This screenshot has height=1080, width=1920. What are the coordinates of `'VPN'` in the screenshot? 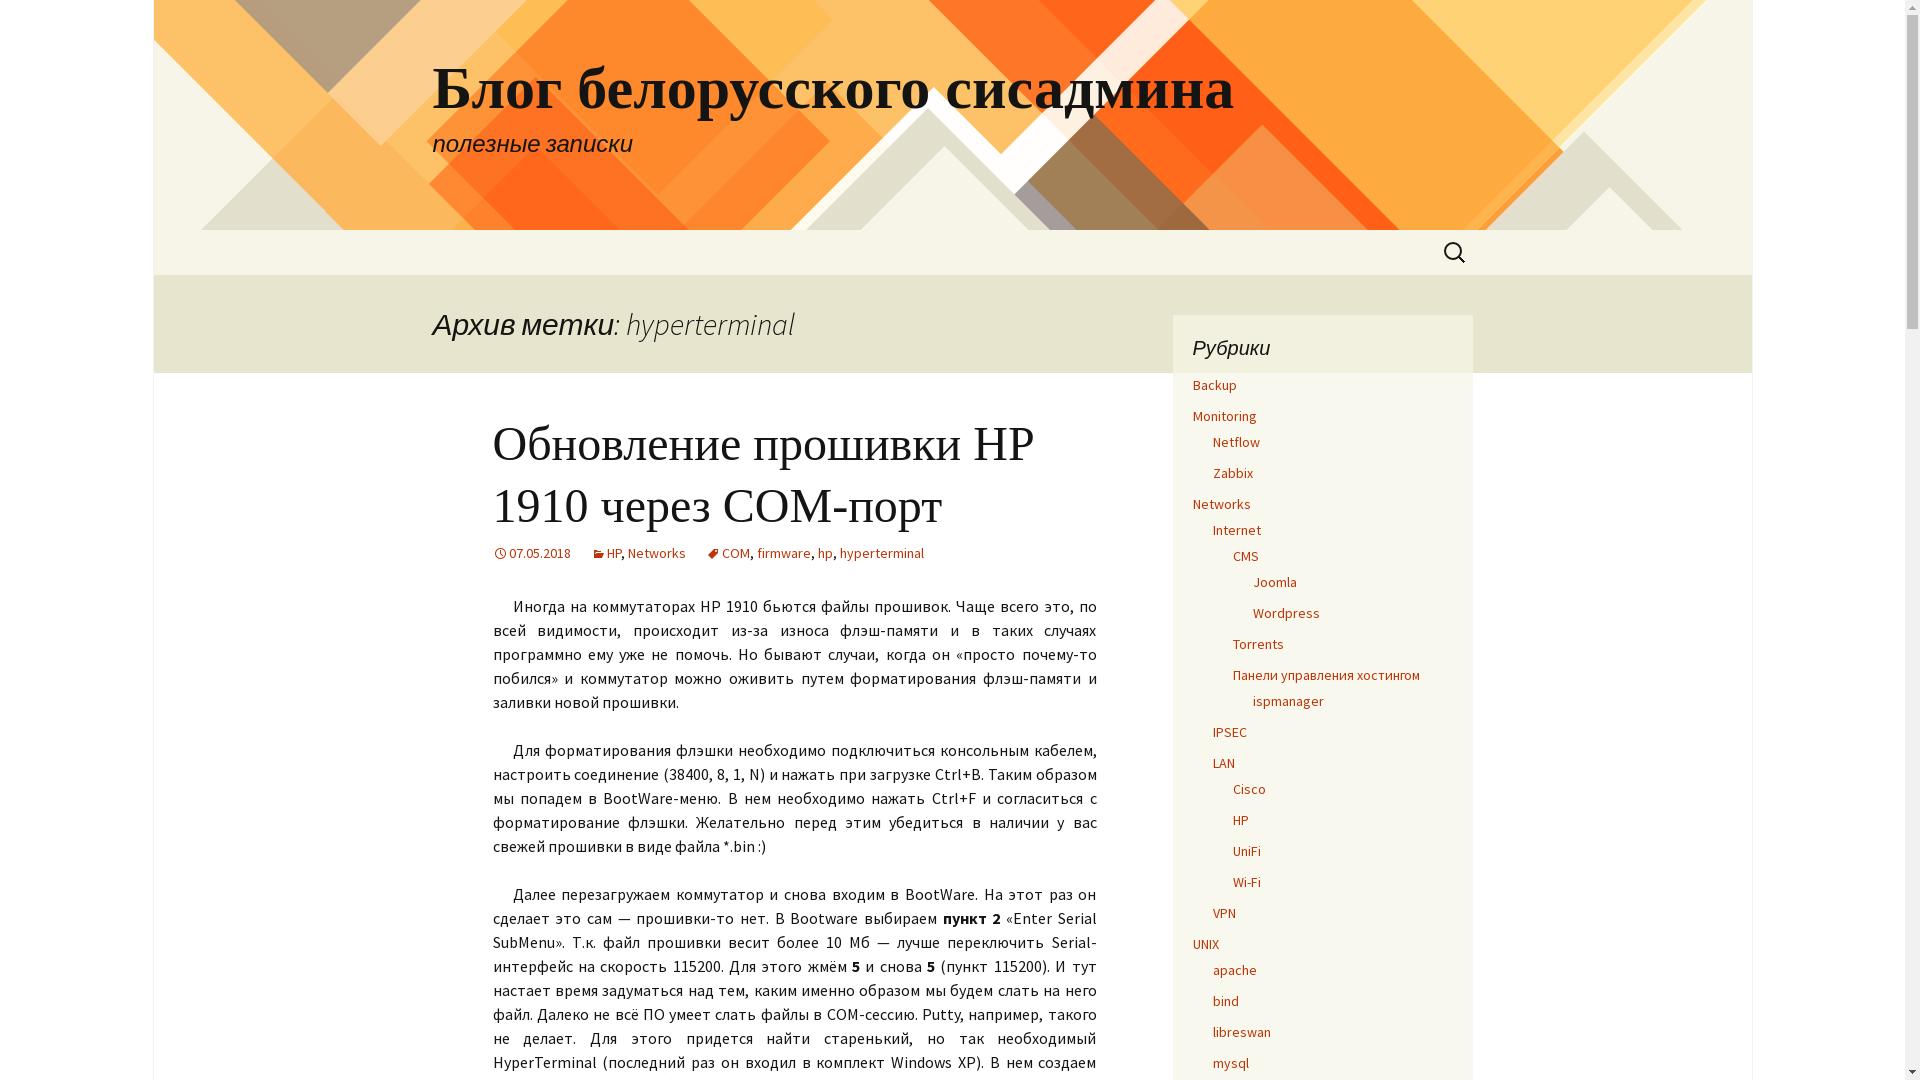 It's located at (1222, 913).